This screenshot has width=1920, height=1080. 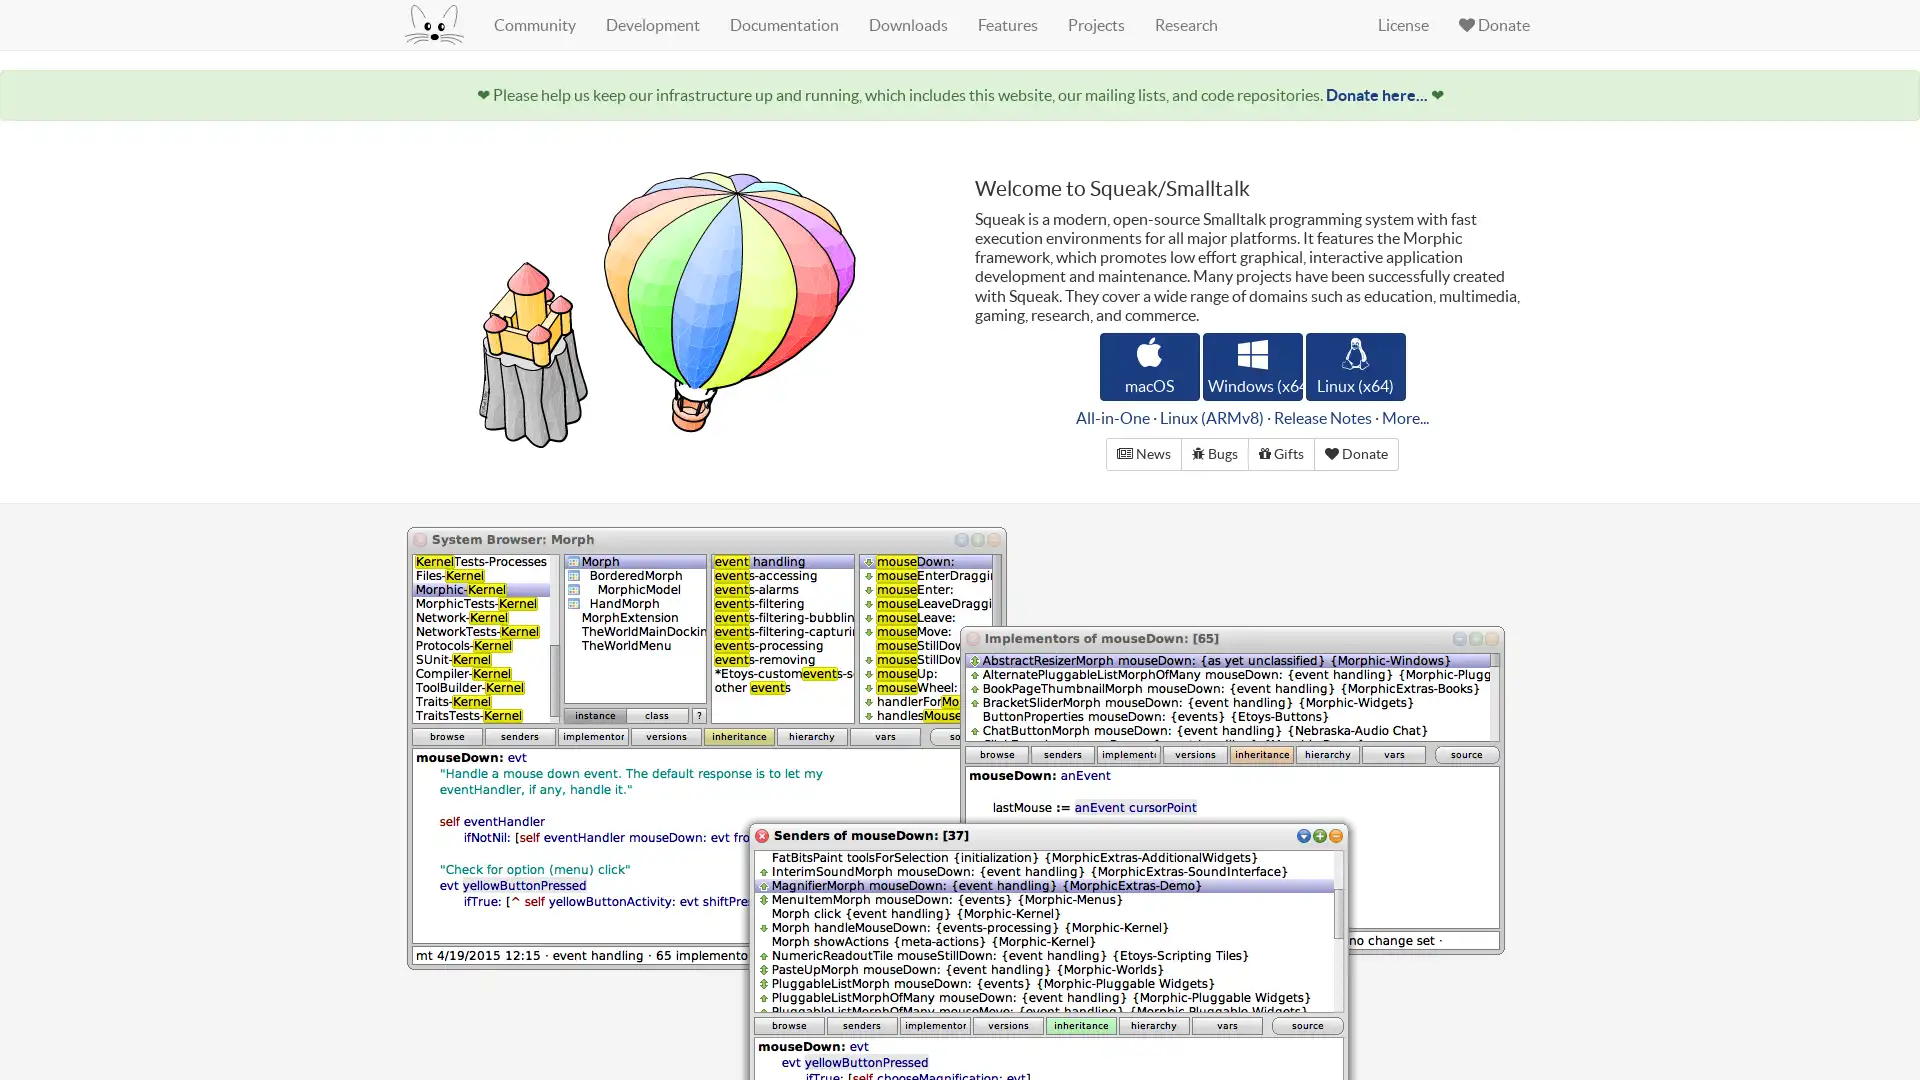 What do you see at coordinates (1213, 453) in the screenshot?
I see `Bugs` at bounding box center [1213, 453].